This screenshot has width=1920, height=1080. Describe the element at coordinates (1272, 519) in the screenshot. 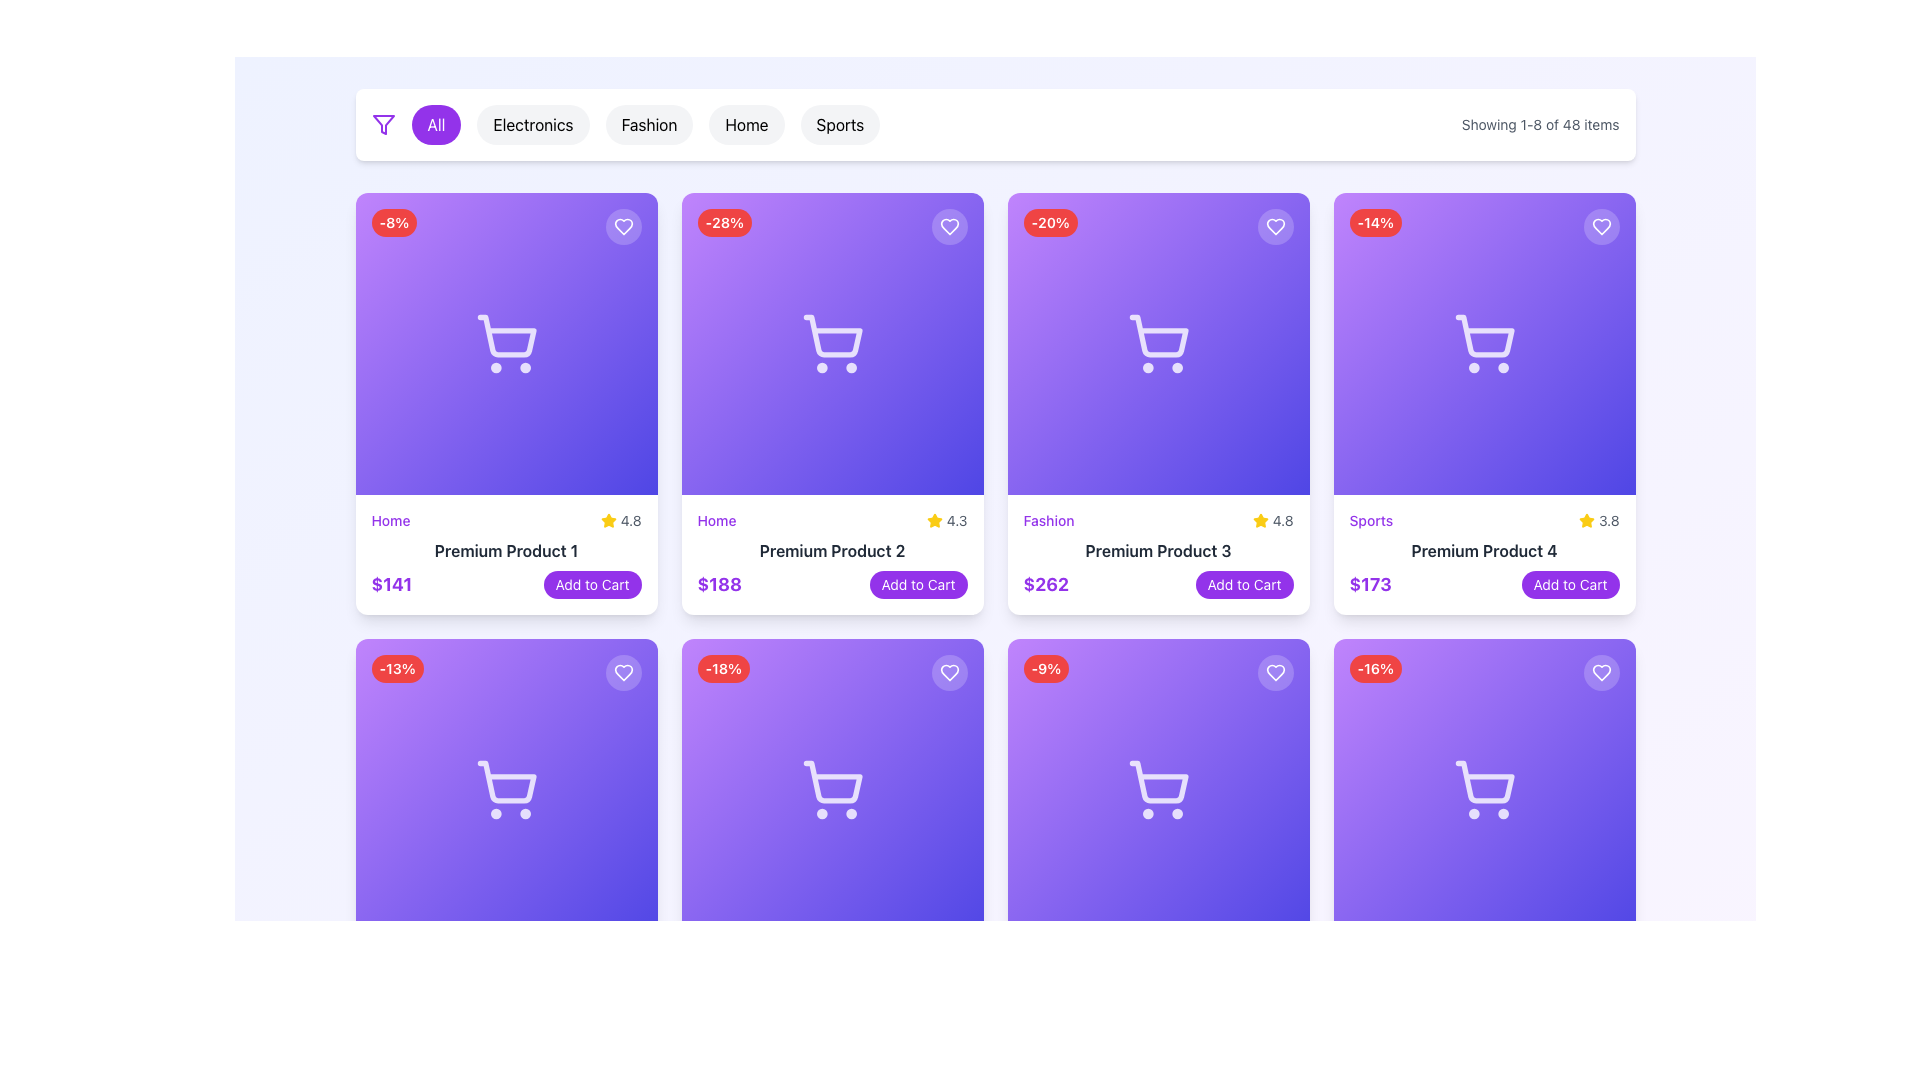

I see `the content of the Rating Display showing the rating '4.8' for the product 'Fashion Premium Product 3', located at the bottom-right corner of its card` at that location.